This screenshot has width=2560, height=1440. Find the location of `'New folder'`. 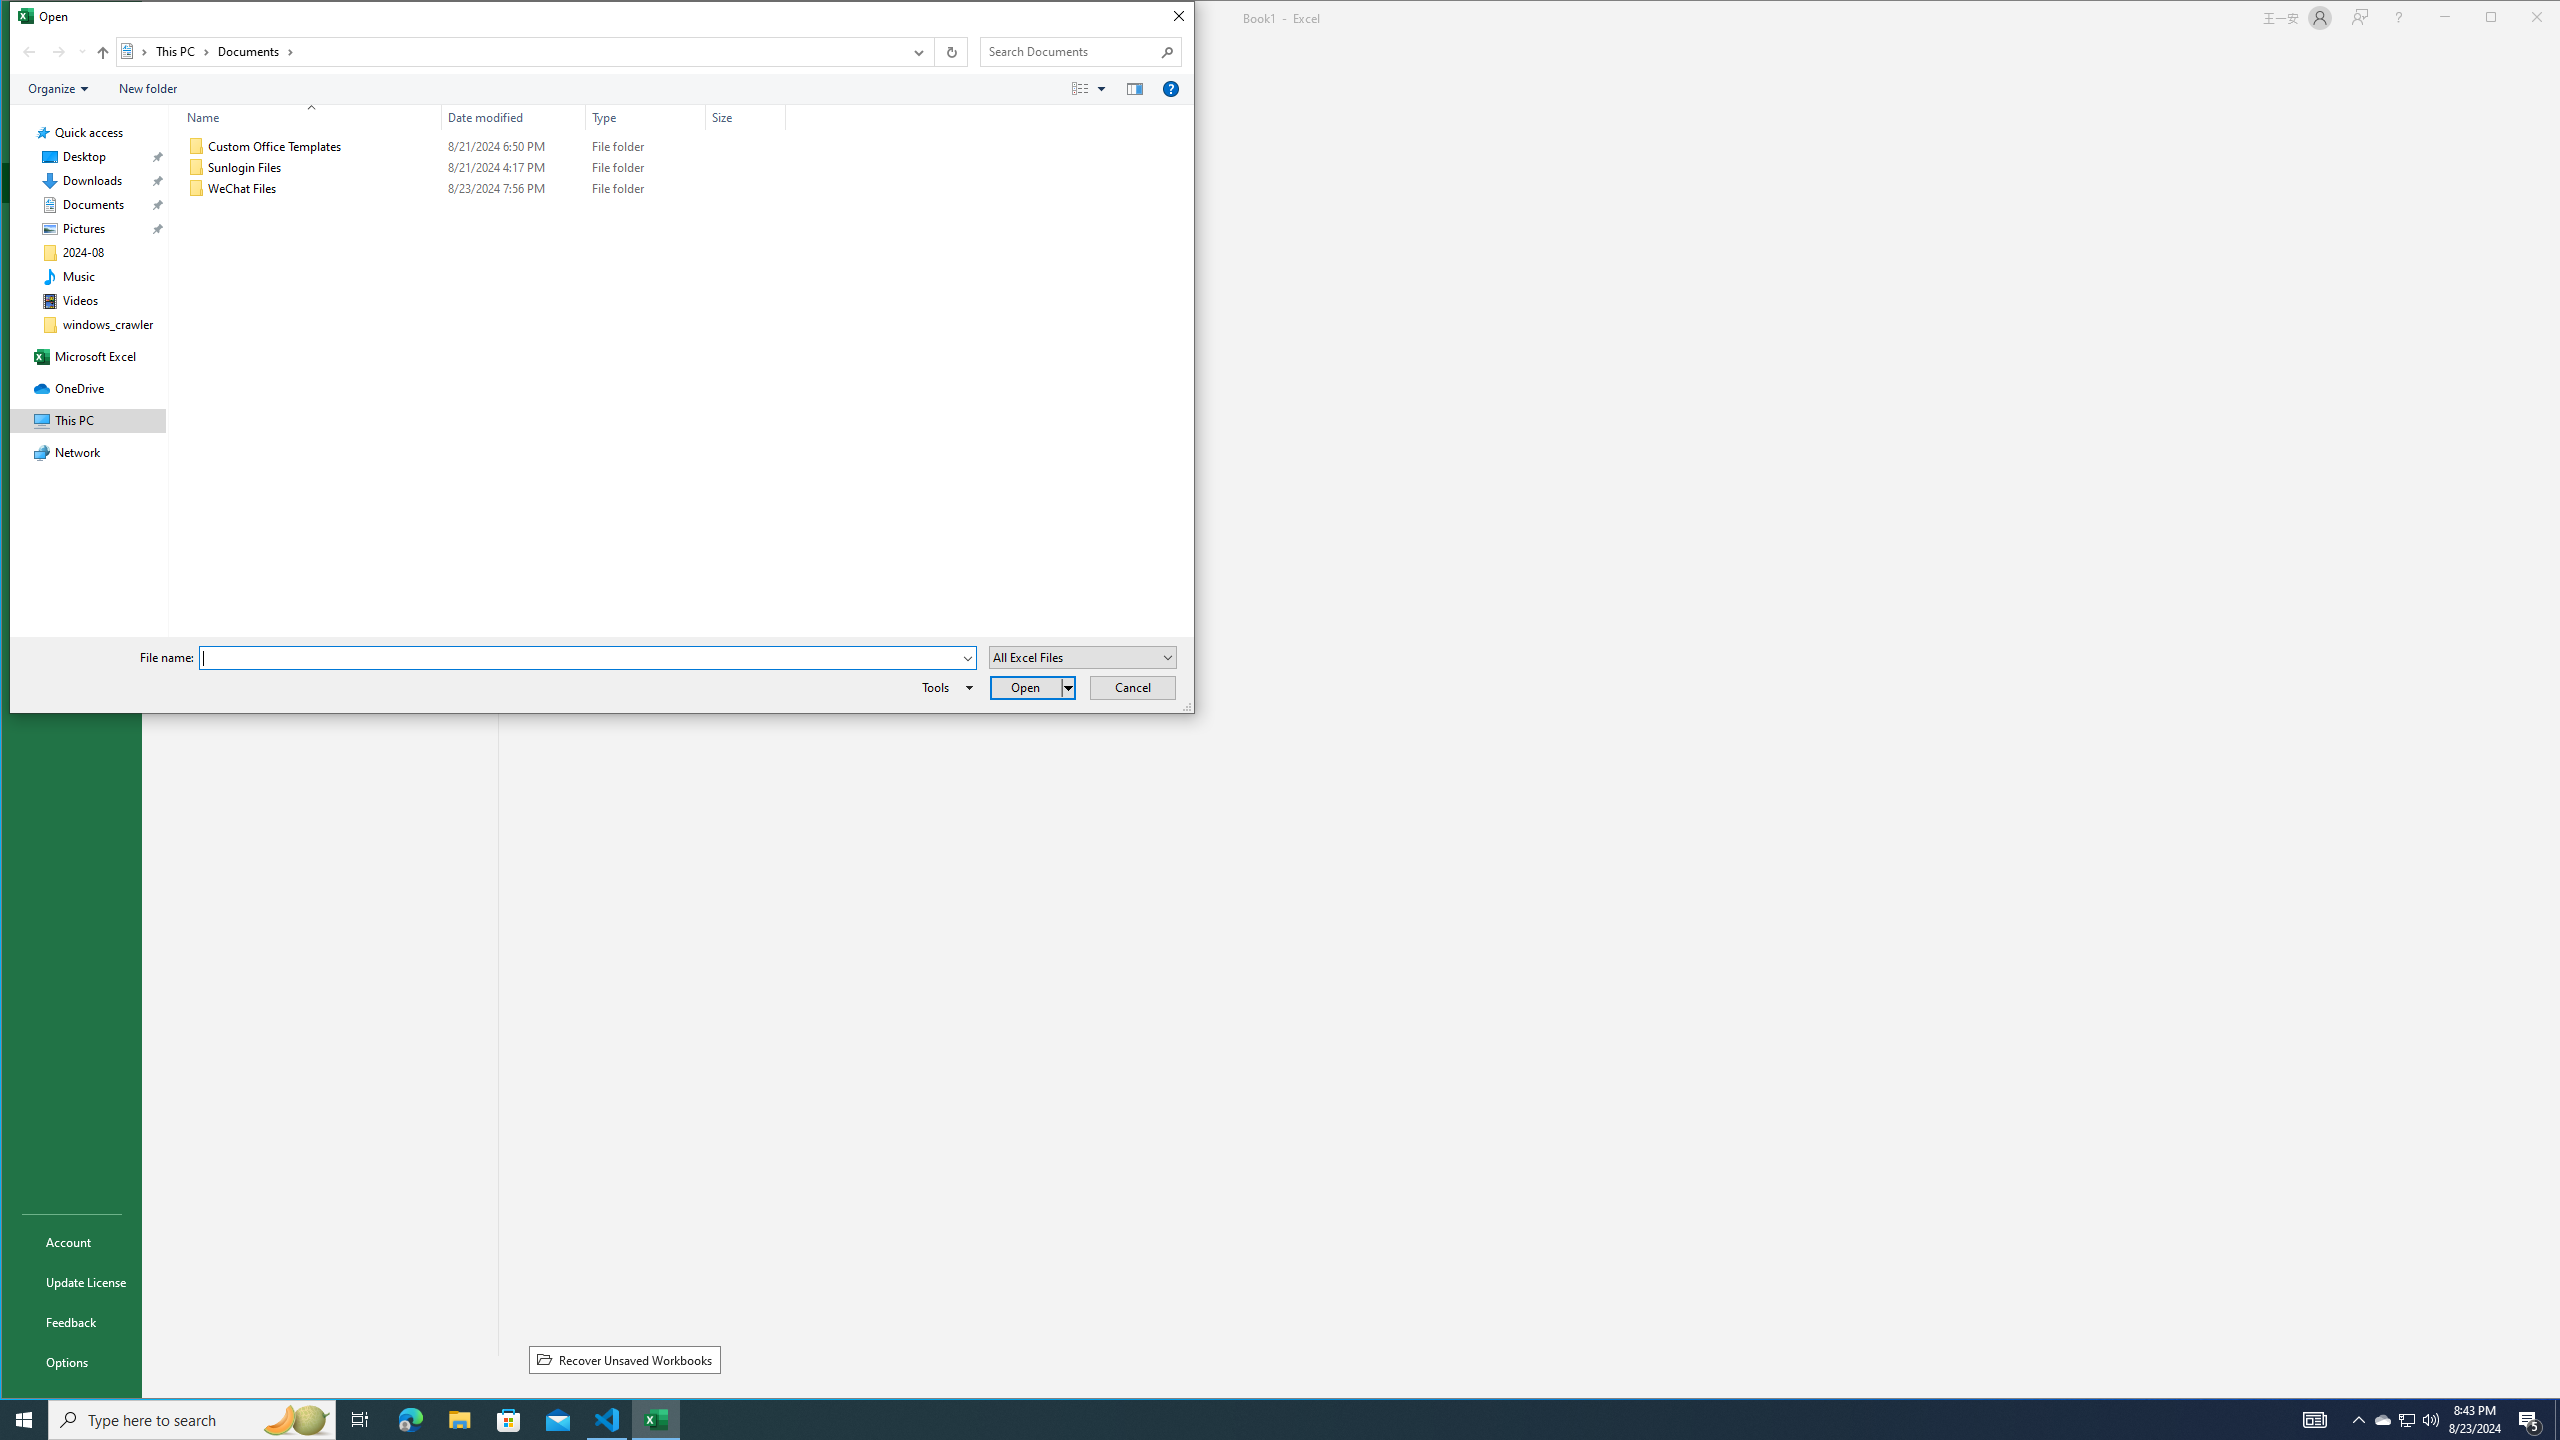

'New folder' is located at coordinates (147, 88).